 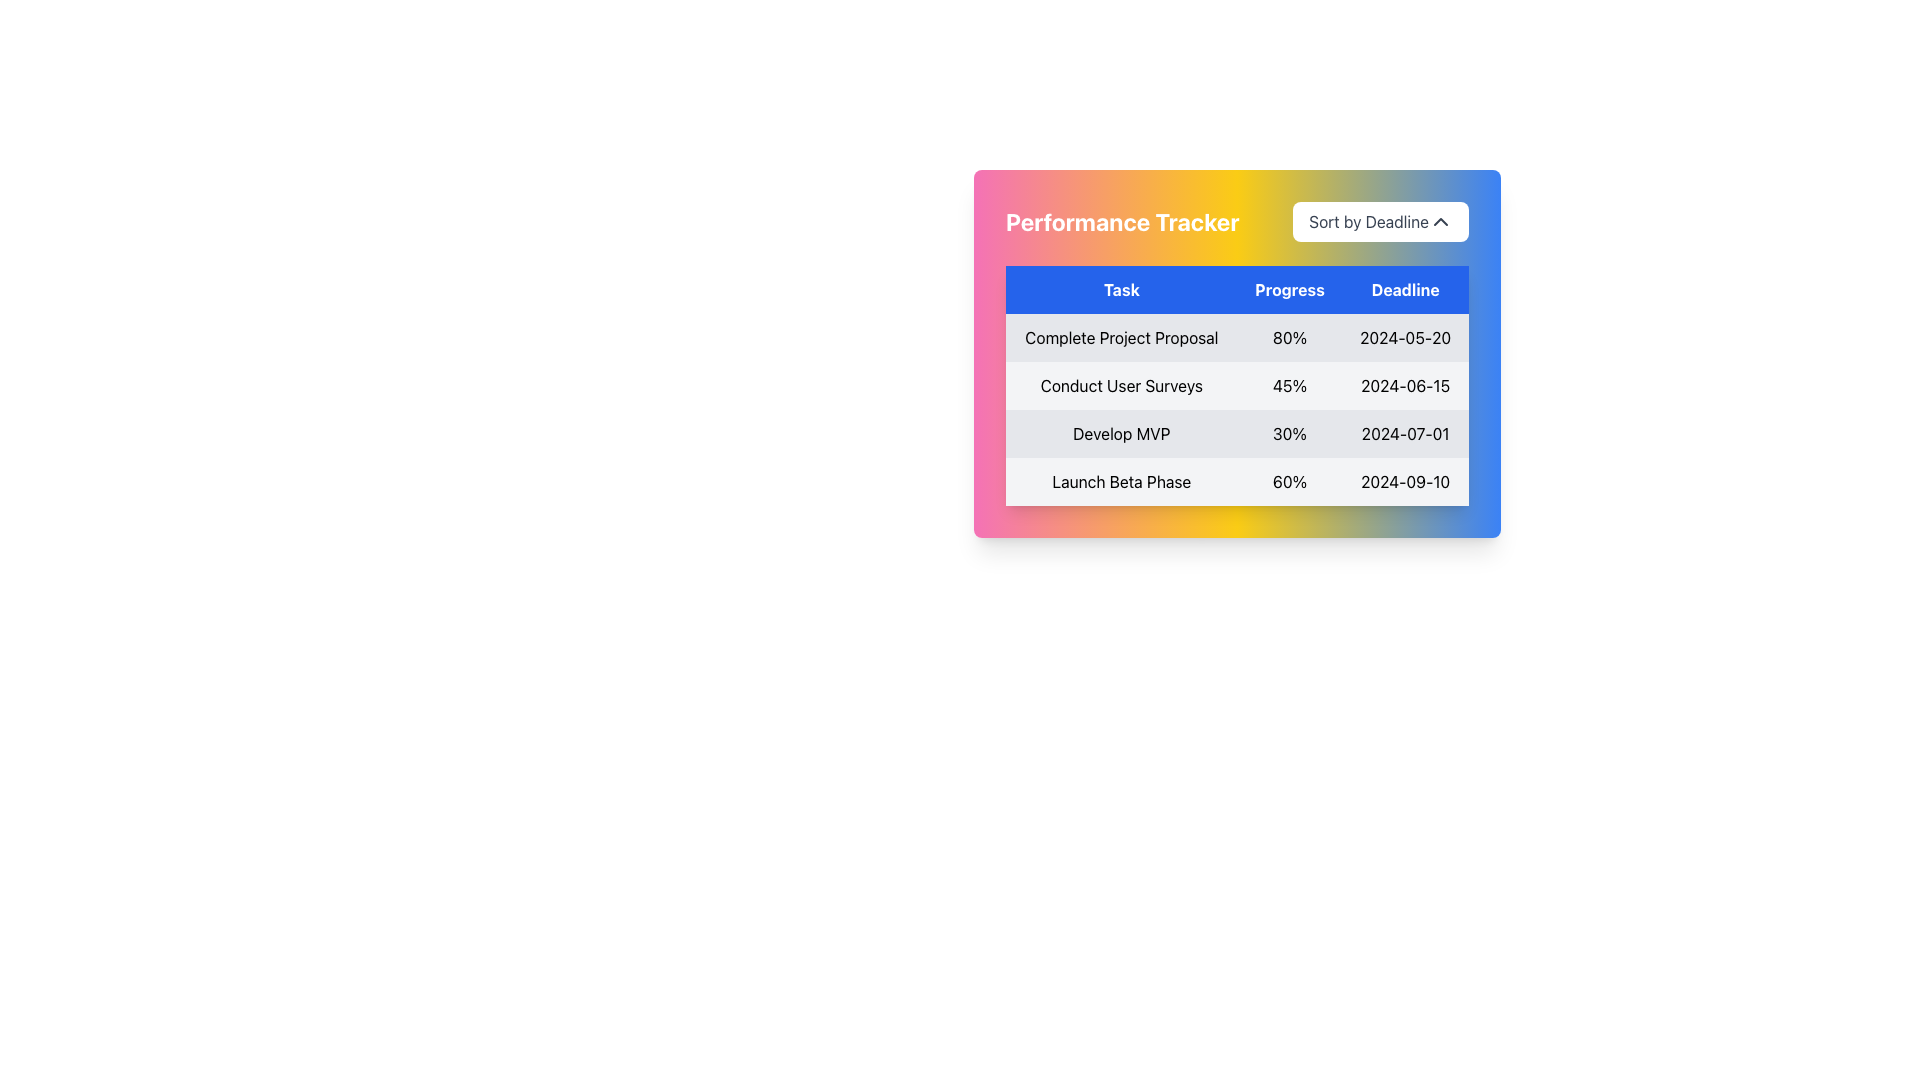 What do you see at coordinates (1404, 337) in the screenshot?
I see `the text display showing '2024-05-20' in the last column labeled 'Deadline' of the data table, which is aligned with the task 'Complete Project Proposal'` at bounding box center [1404, 337].